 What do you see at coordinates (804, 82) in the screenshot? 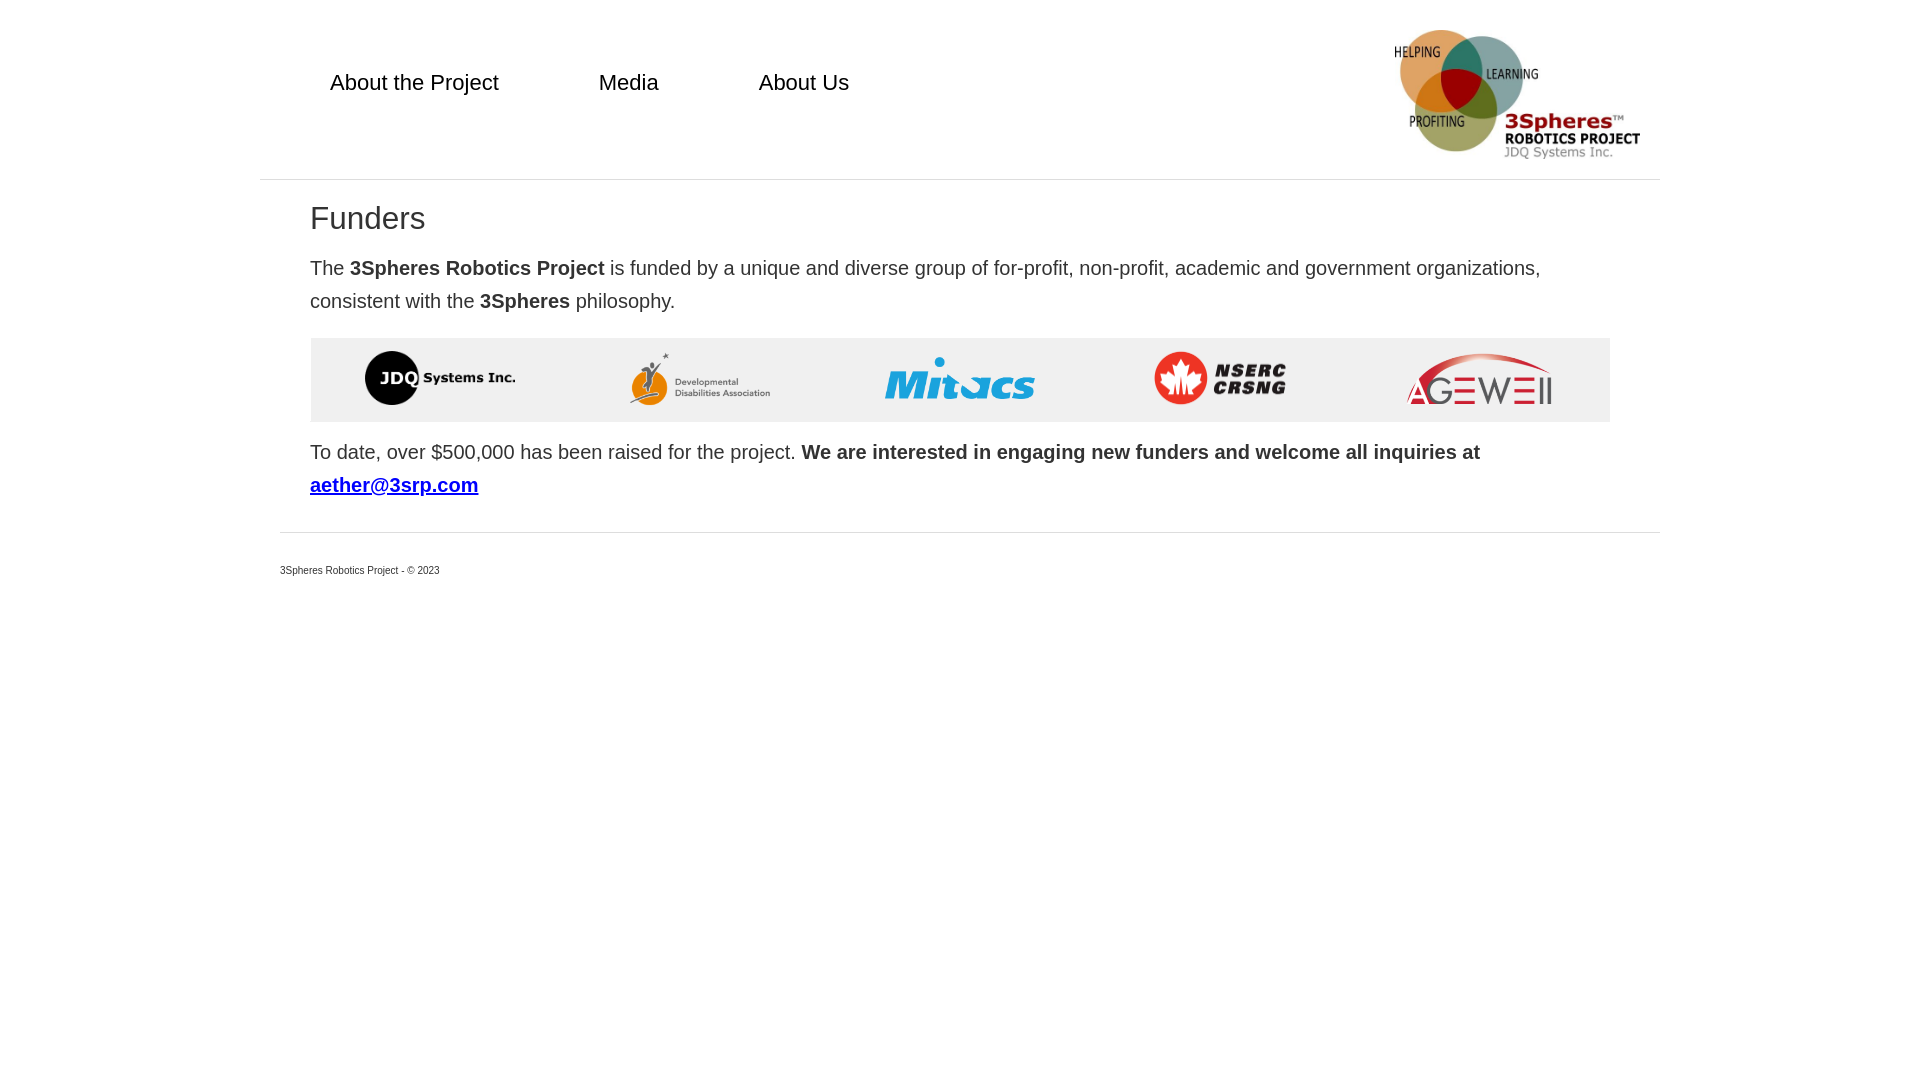
I see `'About Us'` at bounding box center [804, 82].